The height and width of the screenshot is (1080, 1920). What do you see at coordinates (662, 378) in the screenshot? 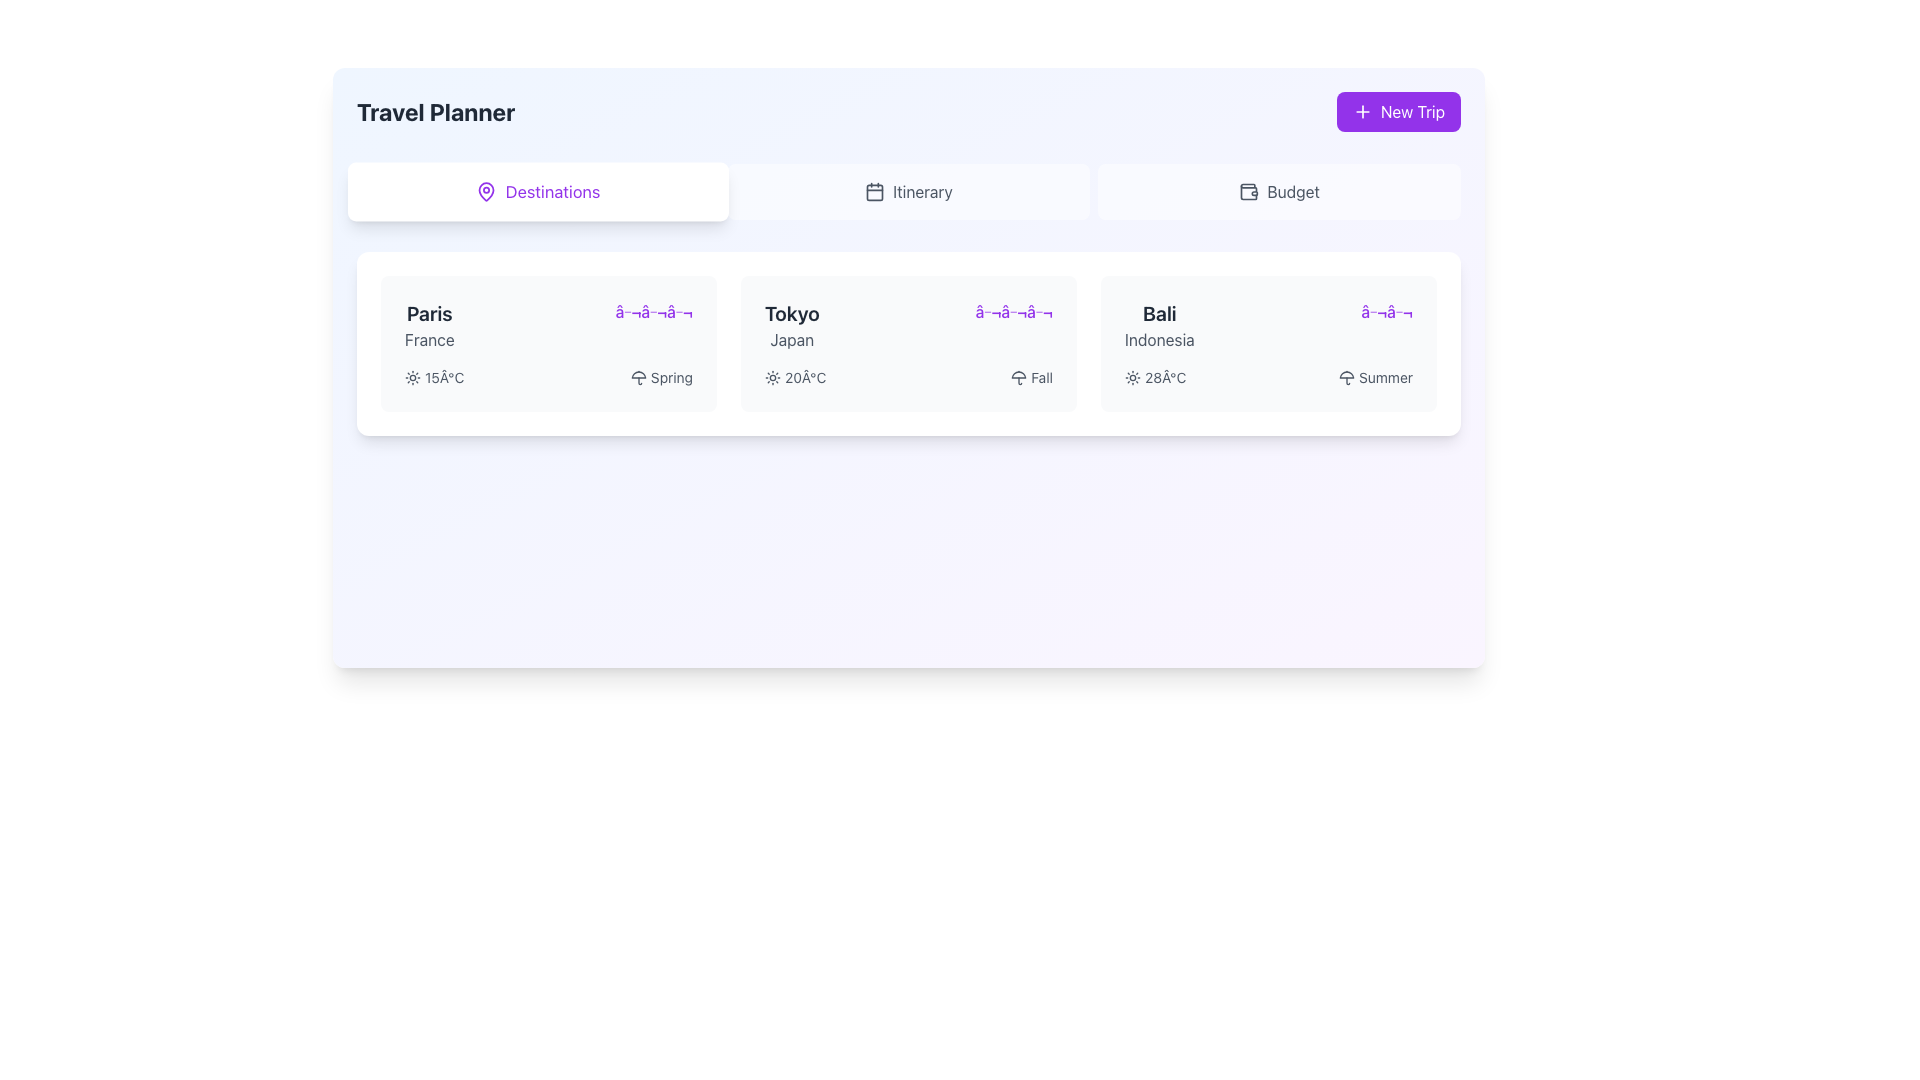
I see `the text and icon indicating the season for the travel destination 'Paris, France', located in the lower-right section of the card, adjacent to the temperature text '15Â°C'` at bounding box center [662, 378].